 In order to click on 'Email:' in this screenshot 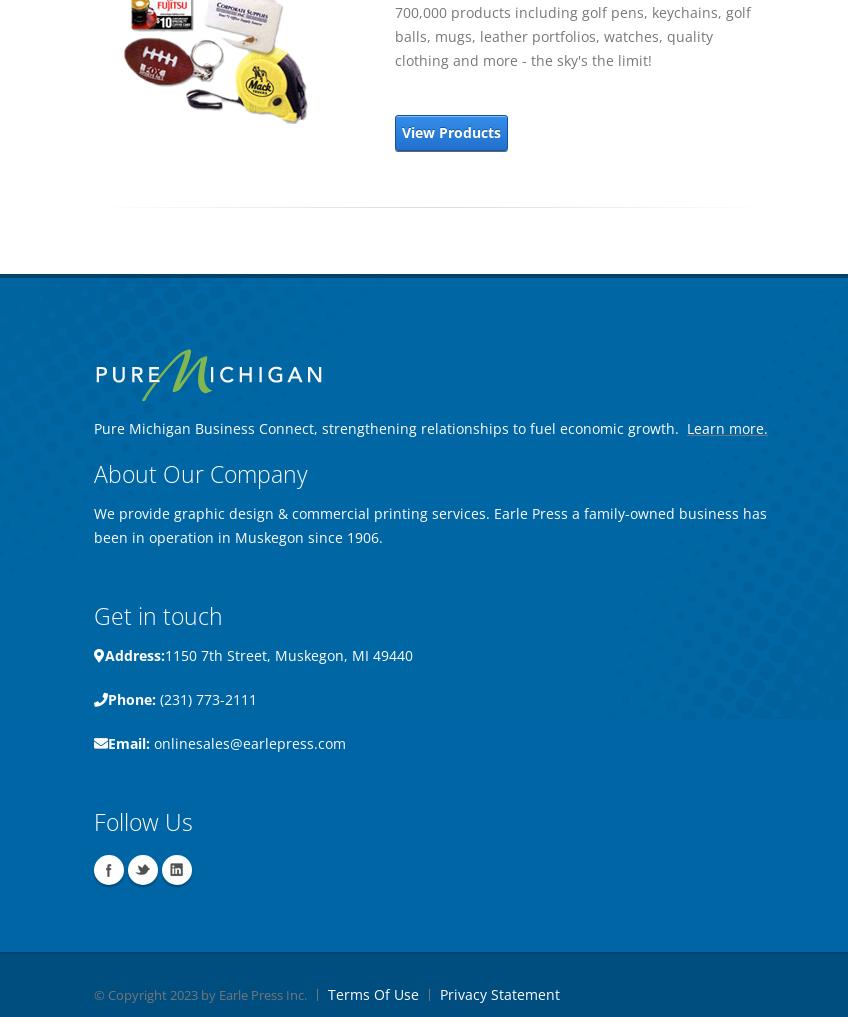, I will do `click(127, 743)`.